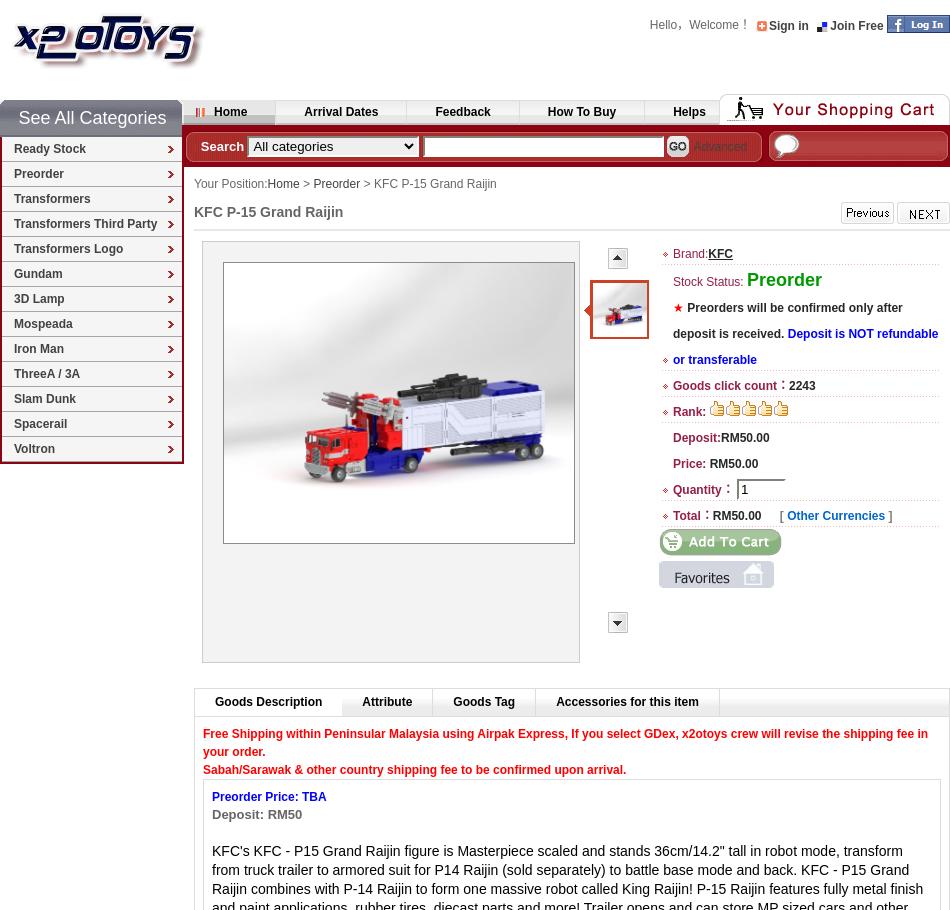  Describe the element at coordinates (40, 422) in the screenshot. I see `'Spacerail'` at that location.